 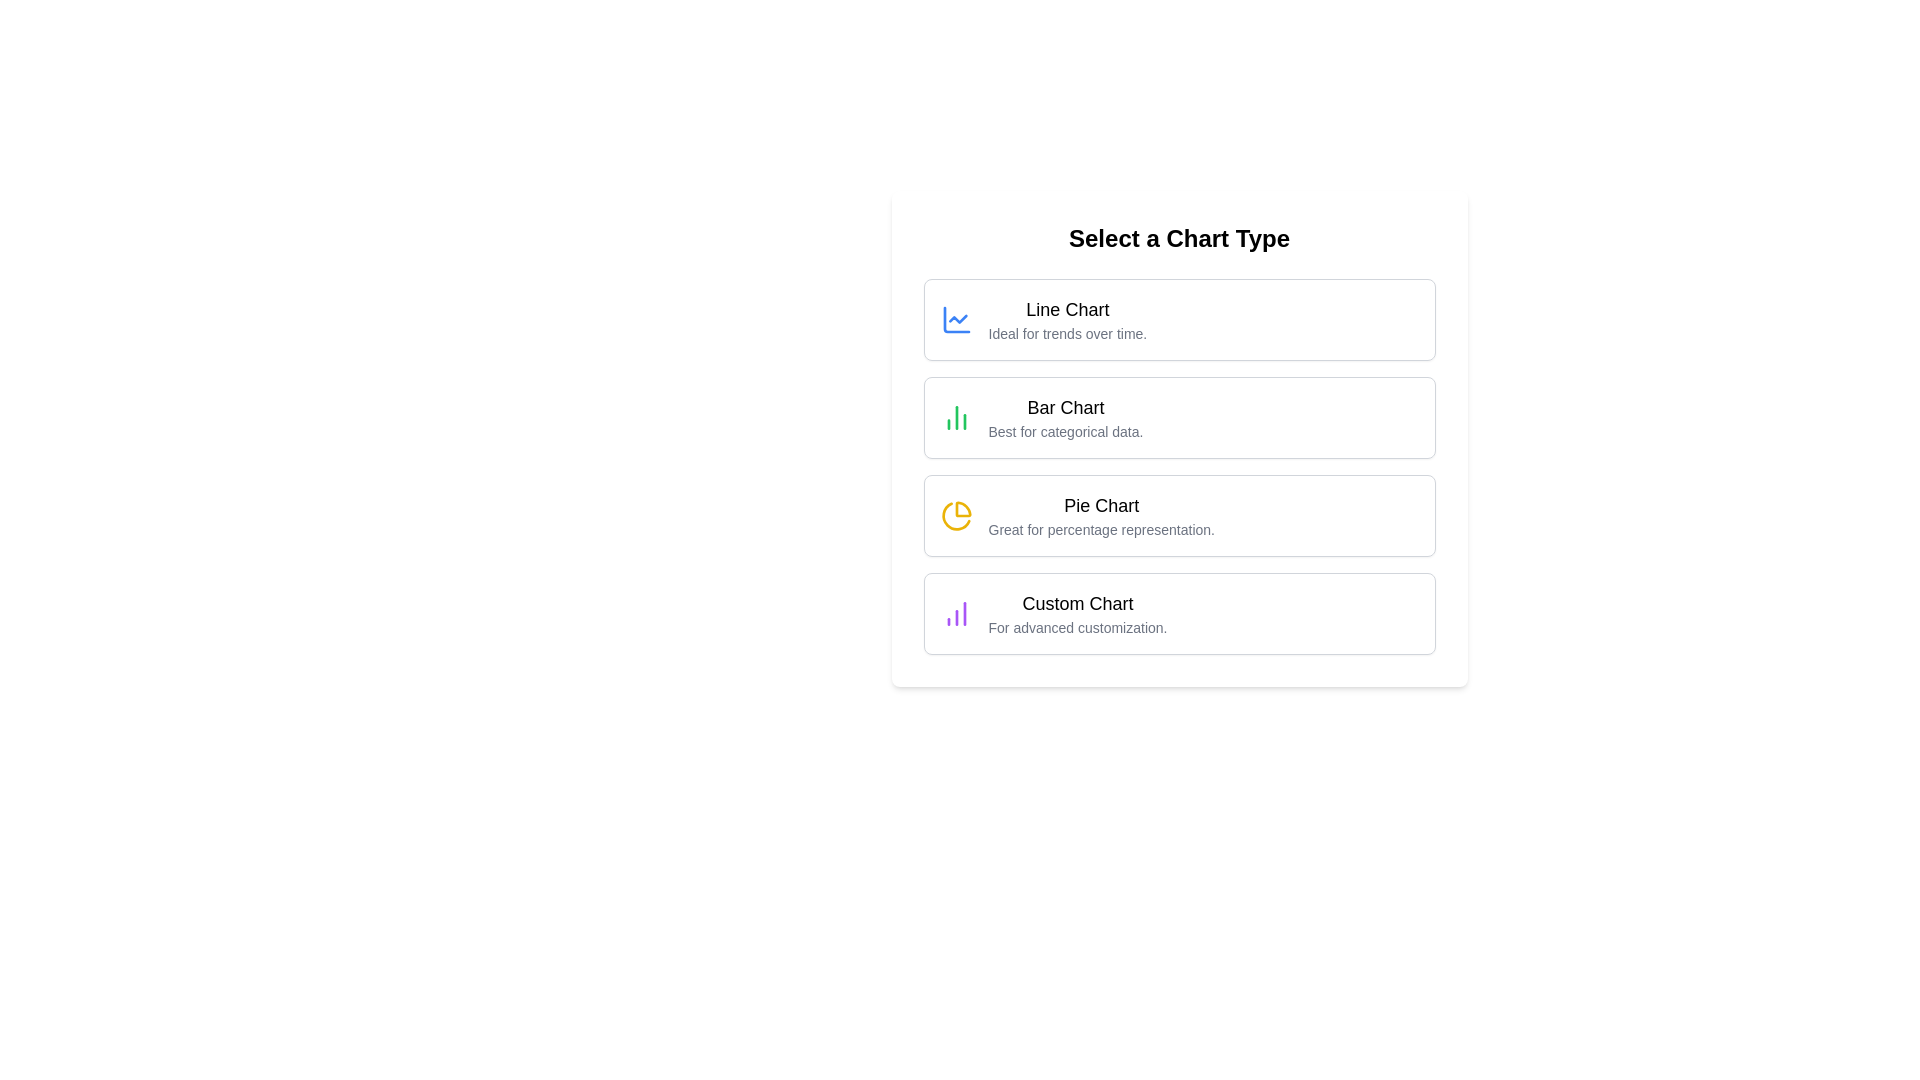 What do you see at coordinates (1179, 238) in the screenshot?
I see `the Text heading that informs the user to select a chart type from the options below it` at bounding box center [1179, 238].